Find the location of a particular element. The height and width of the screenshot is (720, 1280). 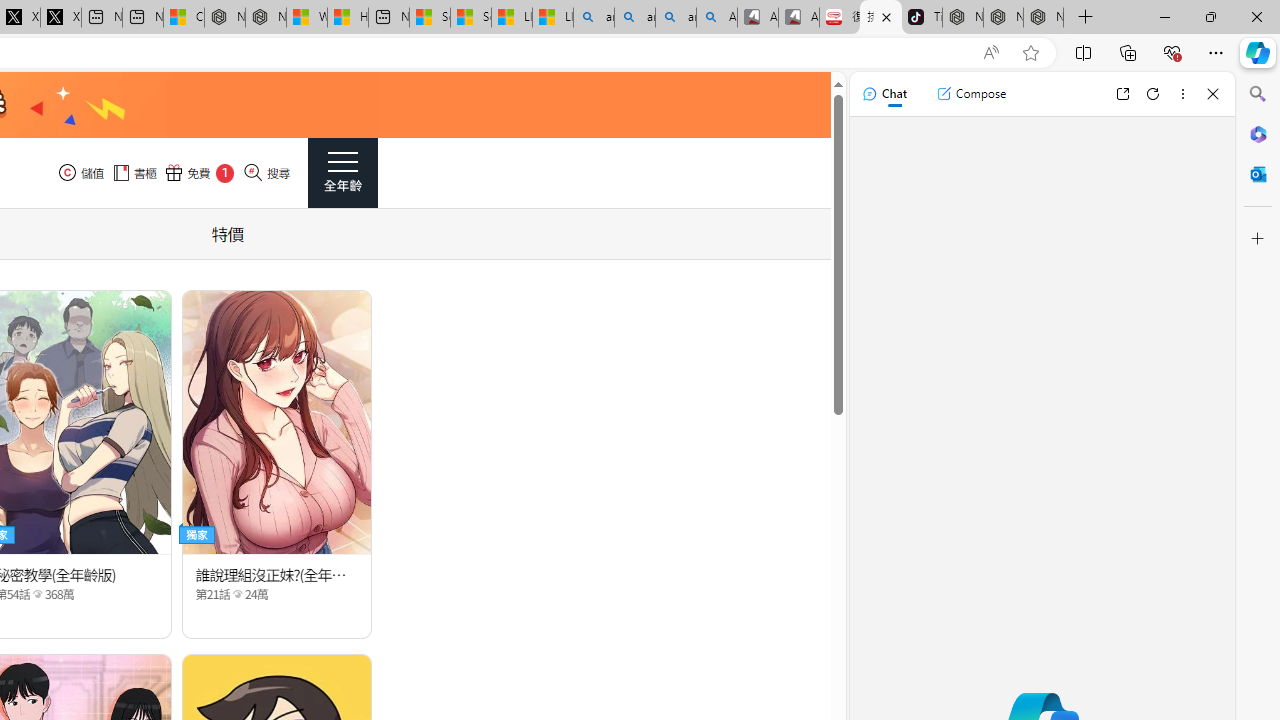

'Outlook' is located at coordinates (1257, 173).